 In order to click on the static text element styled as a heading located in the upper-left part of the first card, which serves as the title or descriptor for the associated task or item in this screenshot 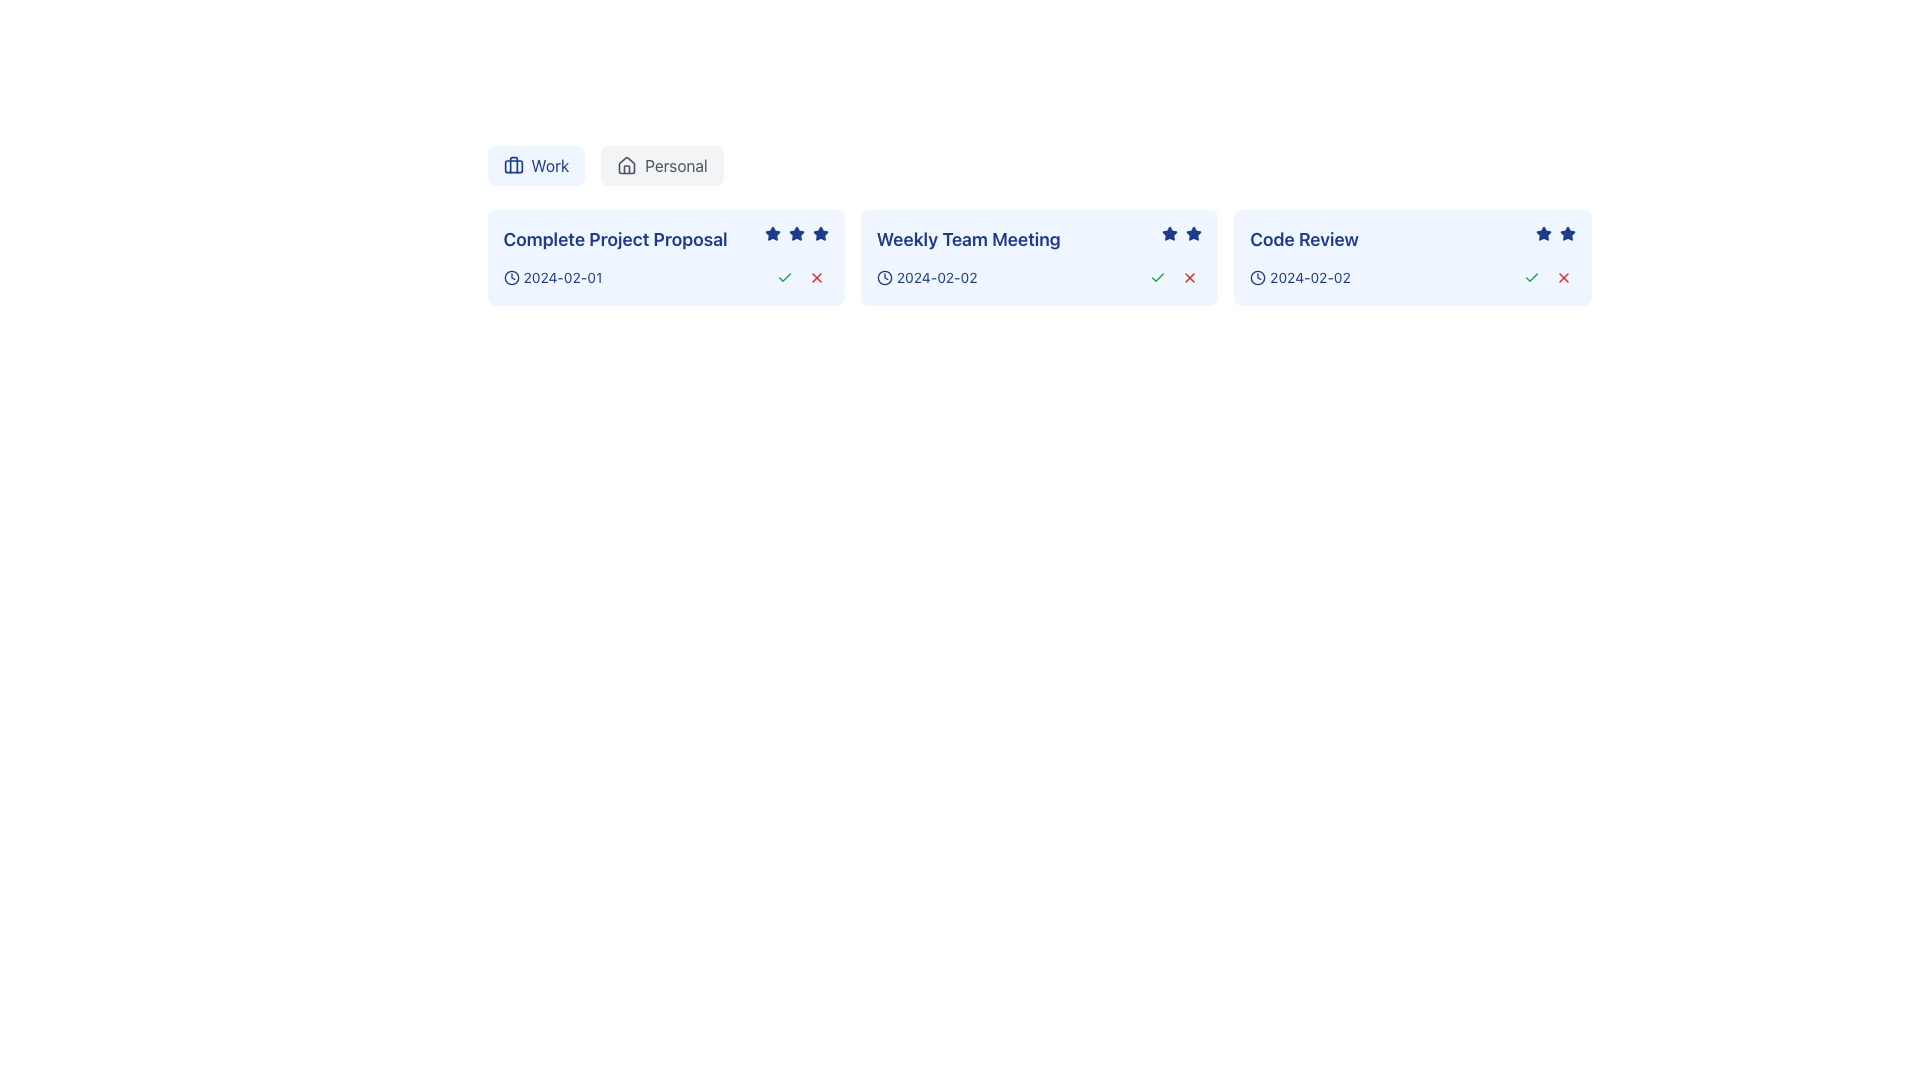, I will do `click(666, 238)`.